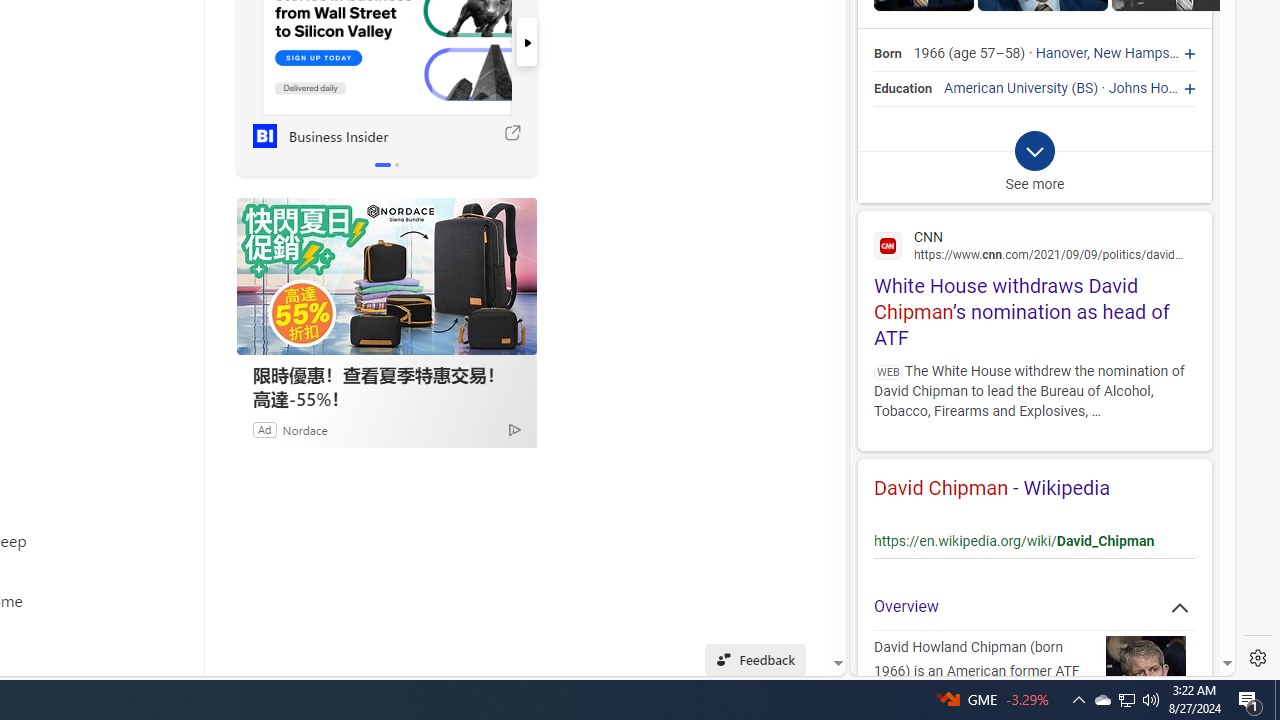 This screenshot has width=1280, height=720. I want to click on 'Johns Hopkins University', so click(1187, 87).